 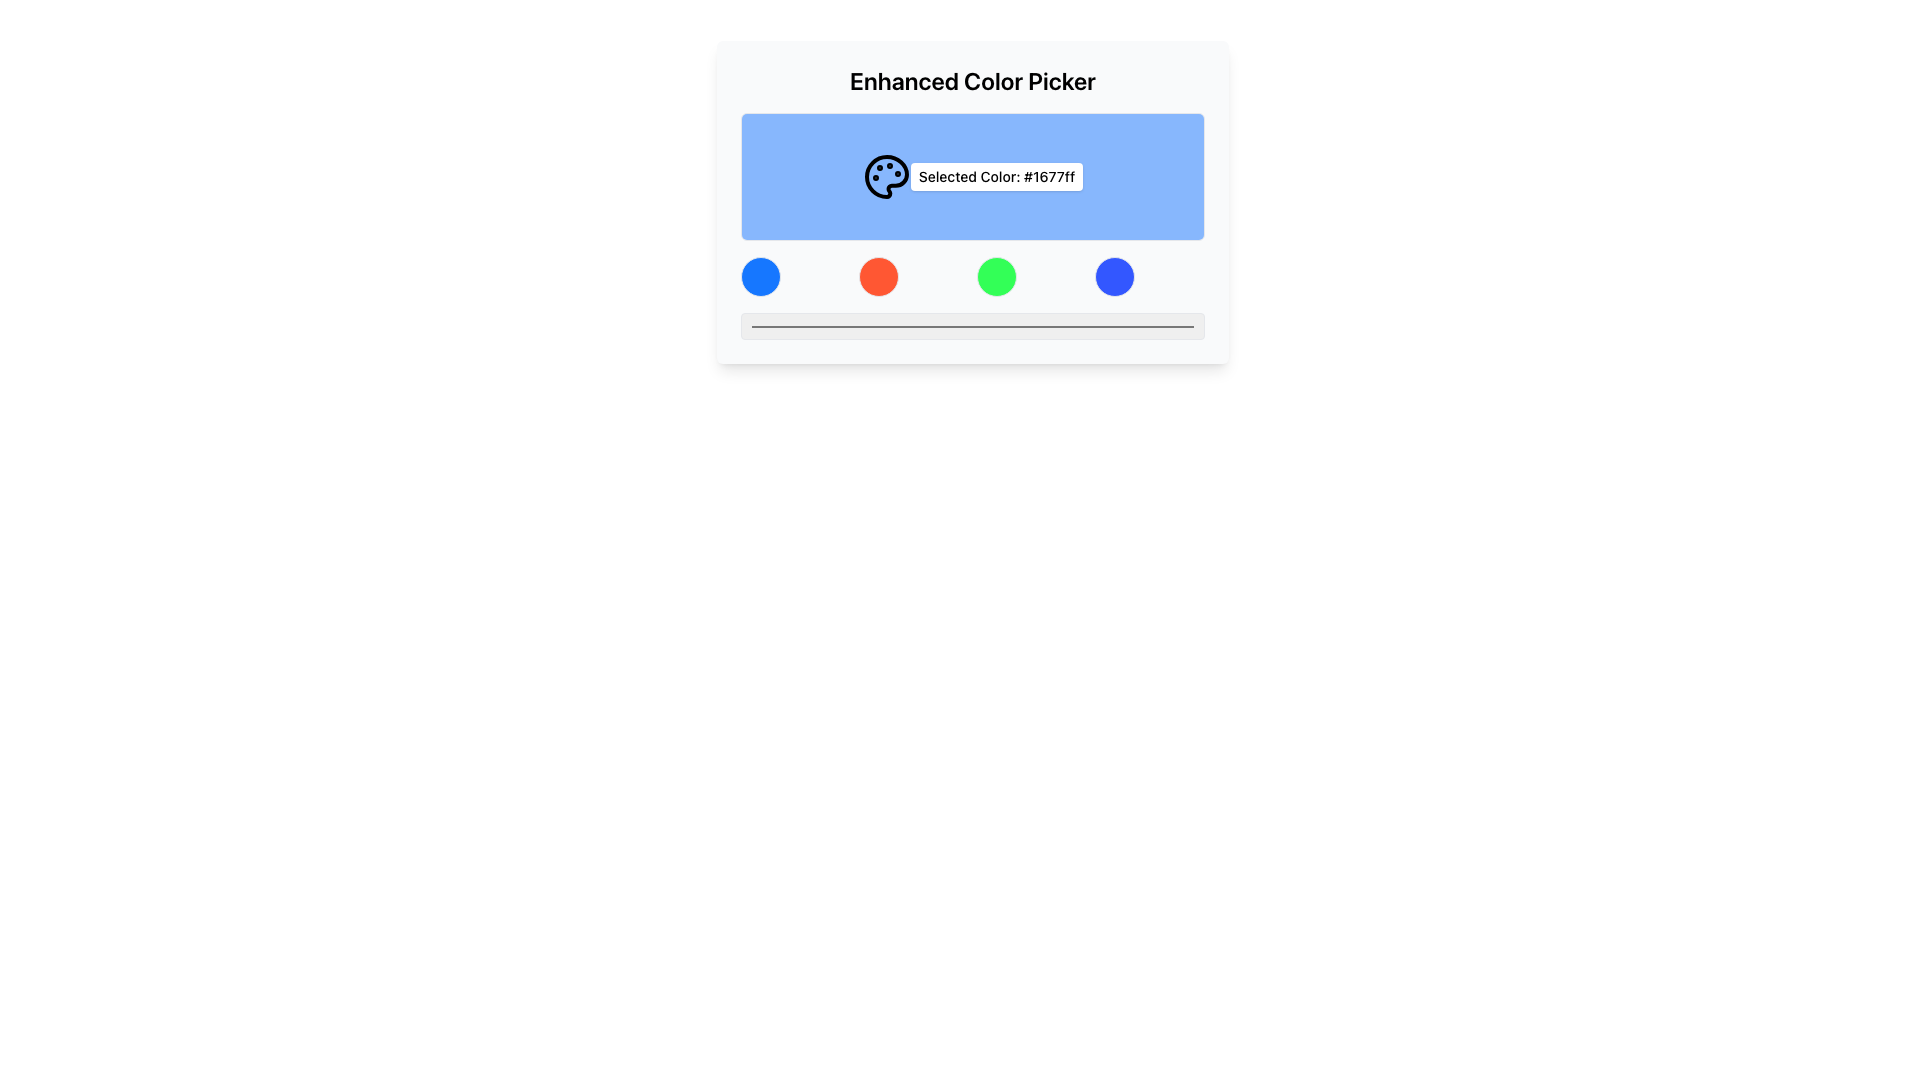 What do you see at coordinates (806, 325) in the screenshot?
I see `the slider` at bounding box center [806, 325].